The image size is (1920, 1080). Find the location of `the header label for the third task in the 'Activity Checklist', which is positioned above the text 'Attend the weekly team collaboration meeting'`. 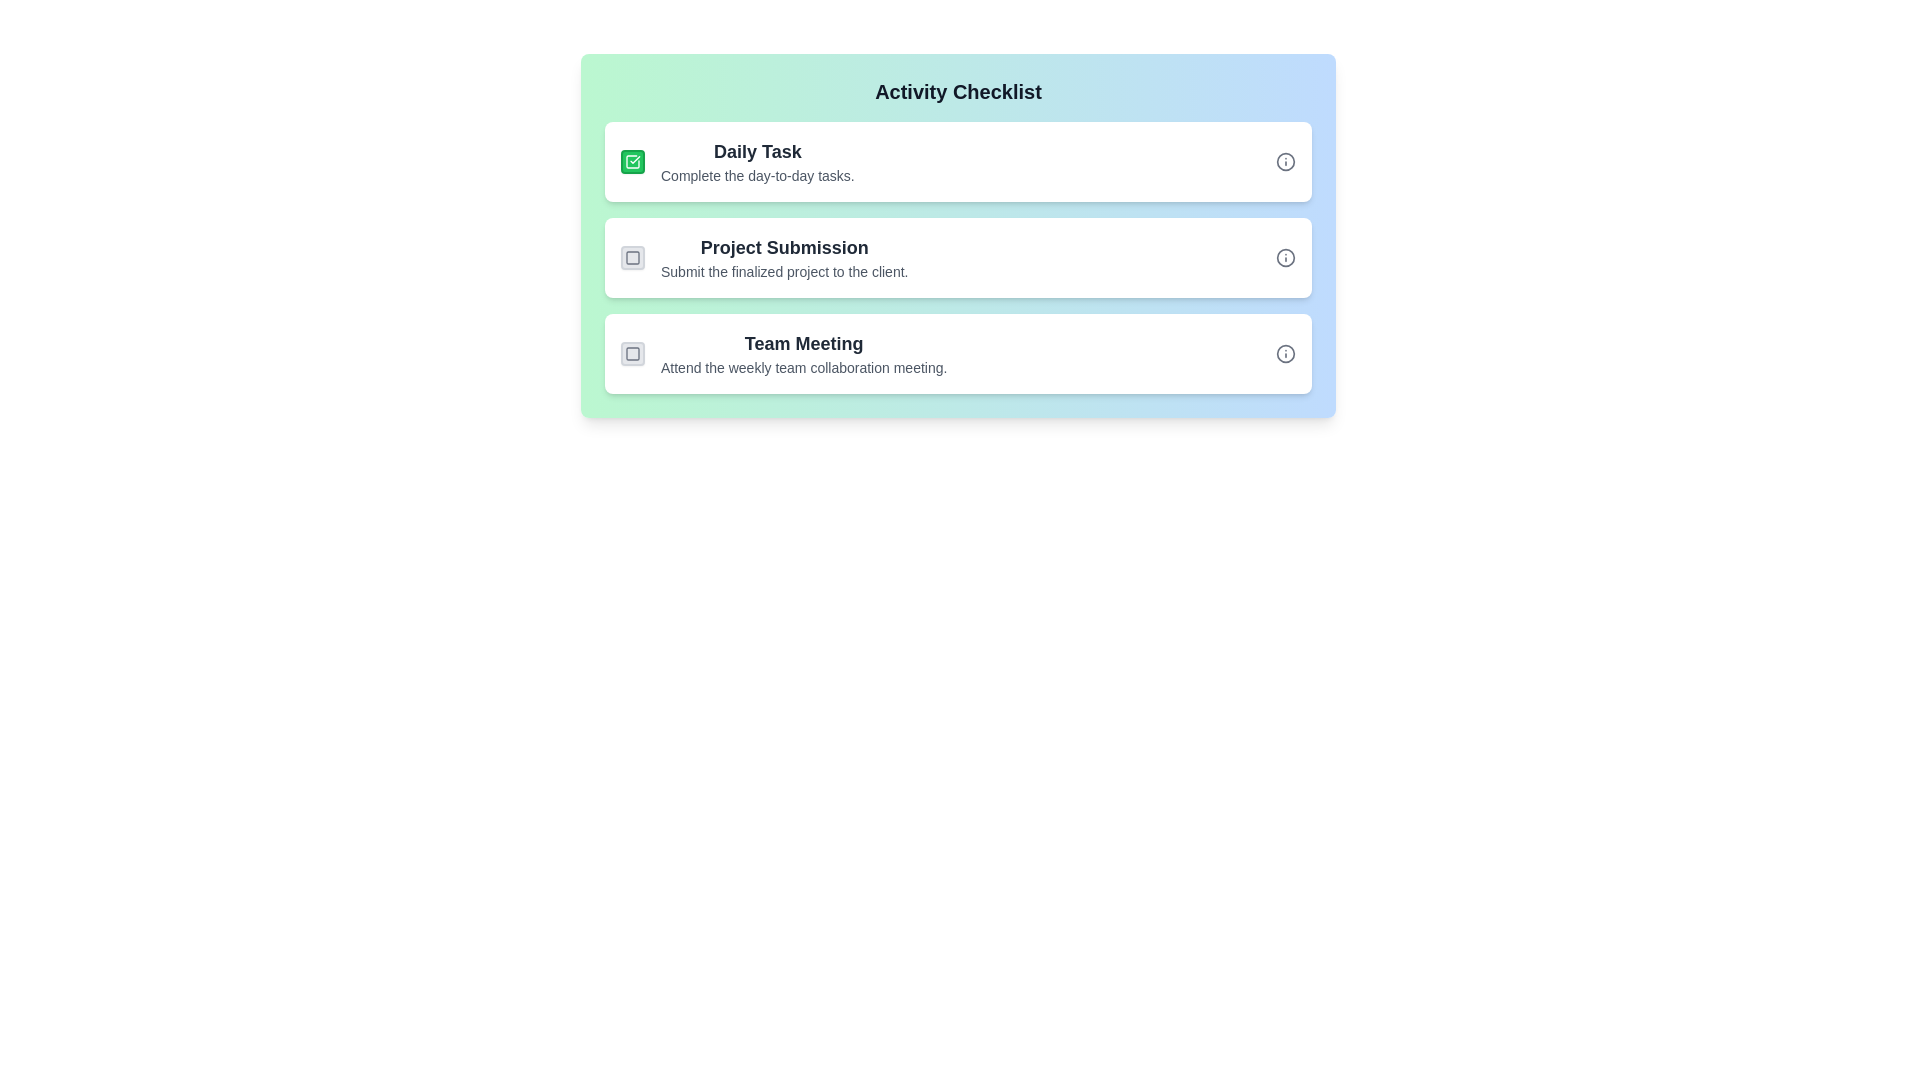

the header label for the third task in the 'Activity Checklist', which is positioned above the text 'Attend the weekly team collaboration meeting' is located at coordinates (804, 342).